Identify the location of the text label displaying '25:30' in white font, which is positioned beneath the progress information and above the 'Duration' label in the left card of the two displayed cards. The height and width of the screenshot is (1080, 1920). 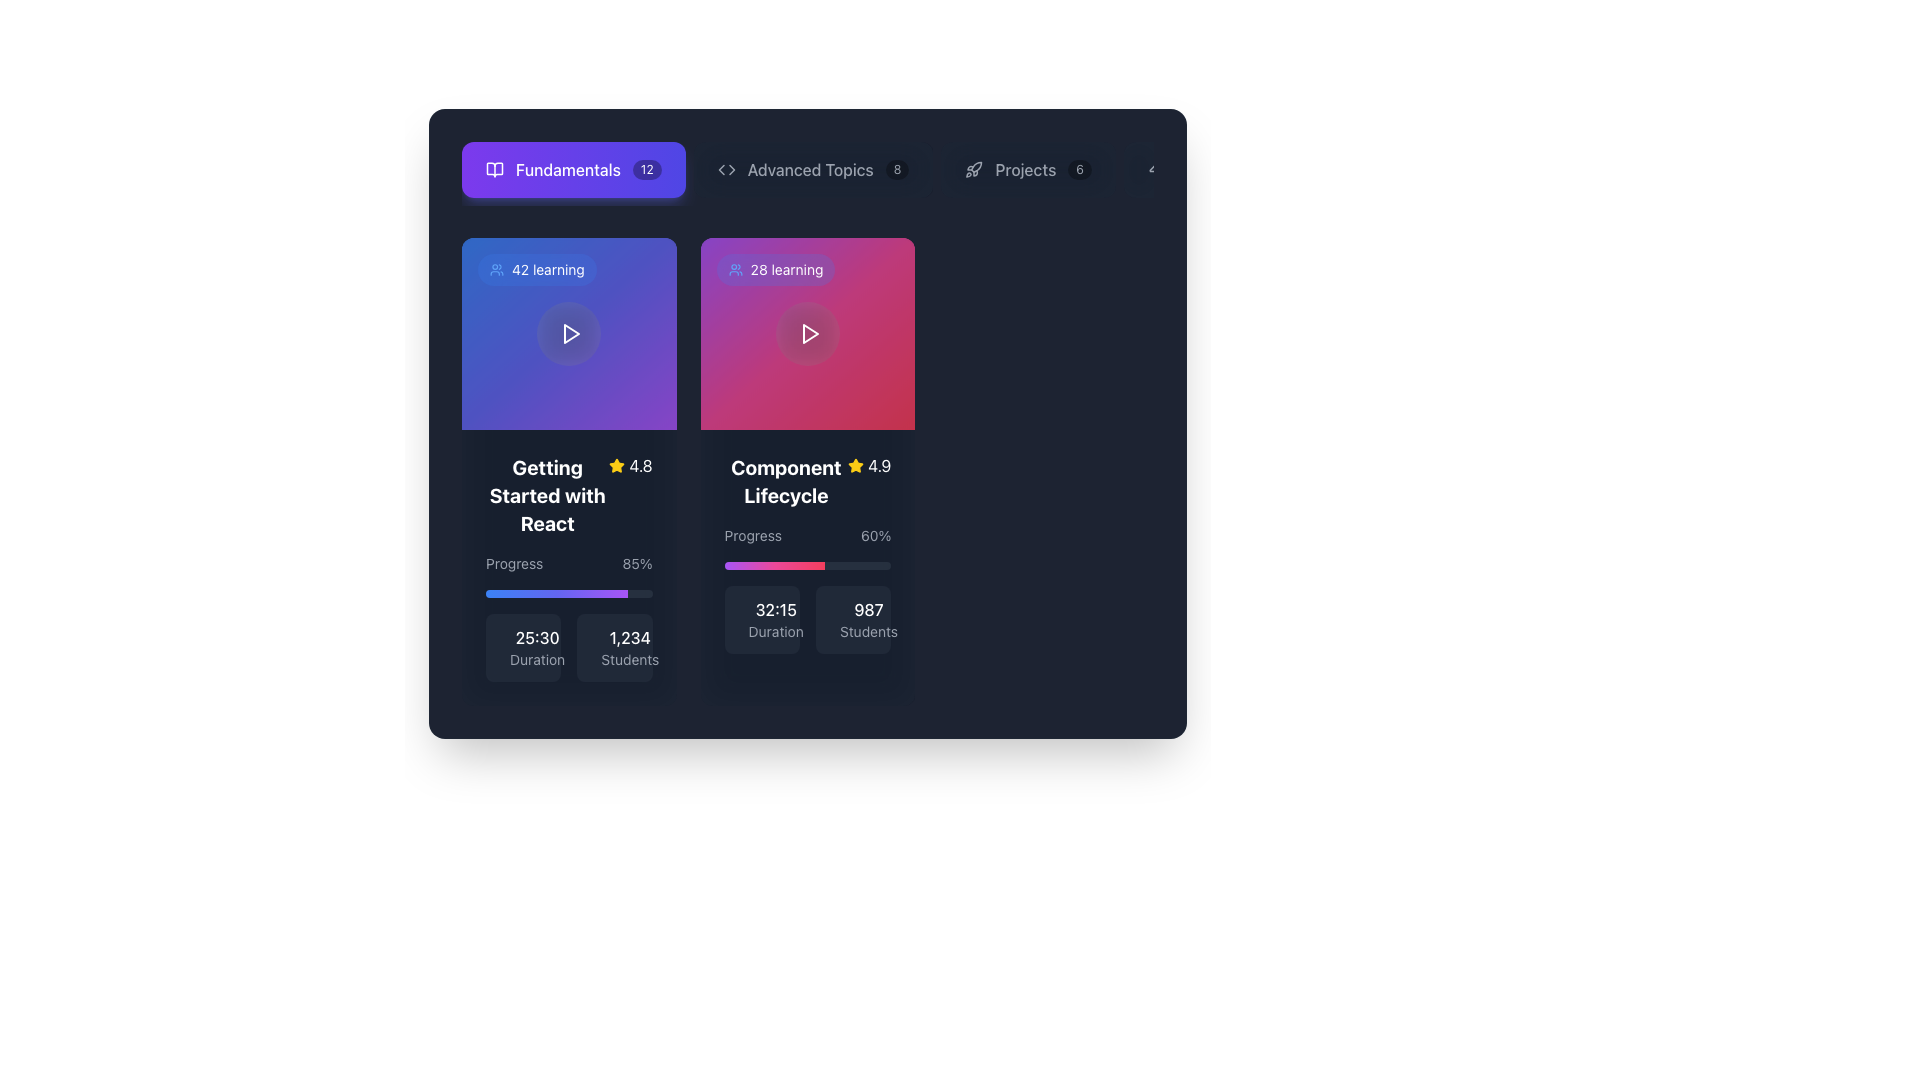
(537, 637).